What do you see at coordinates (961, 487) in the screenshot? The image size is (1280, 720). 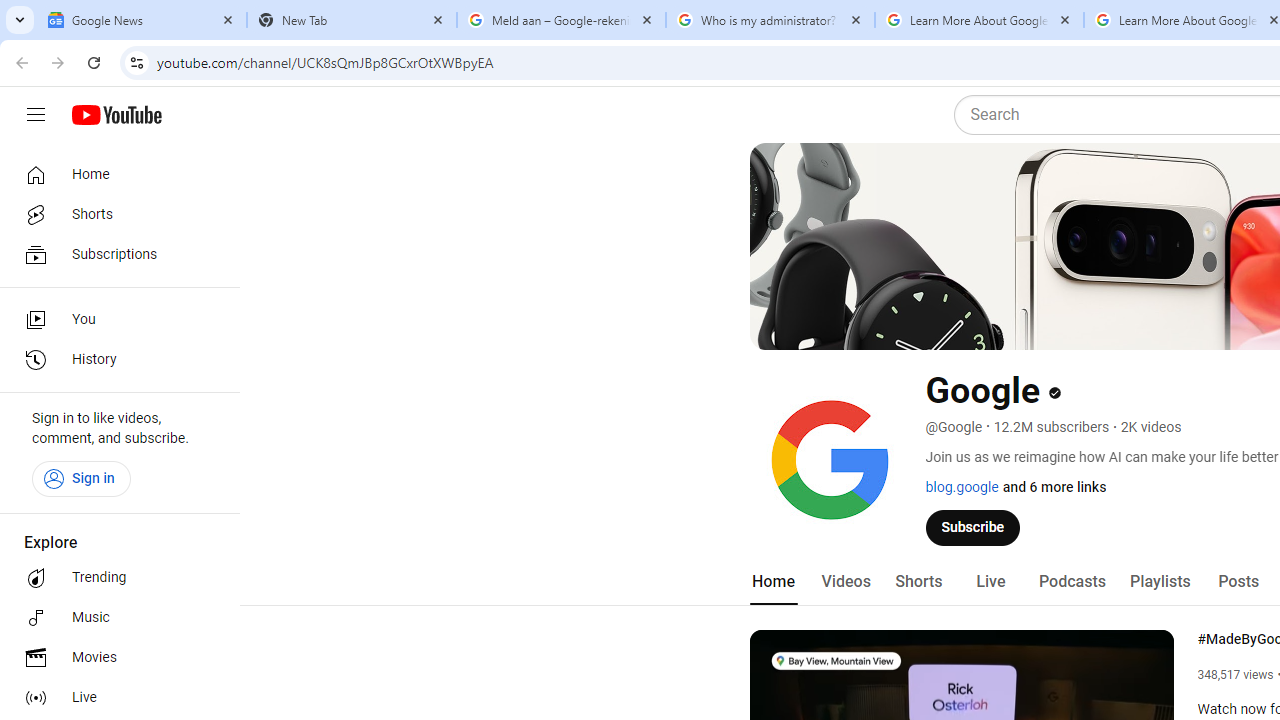 I see `'blog.google'` at bounding box center [961, 487].